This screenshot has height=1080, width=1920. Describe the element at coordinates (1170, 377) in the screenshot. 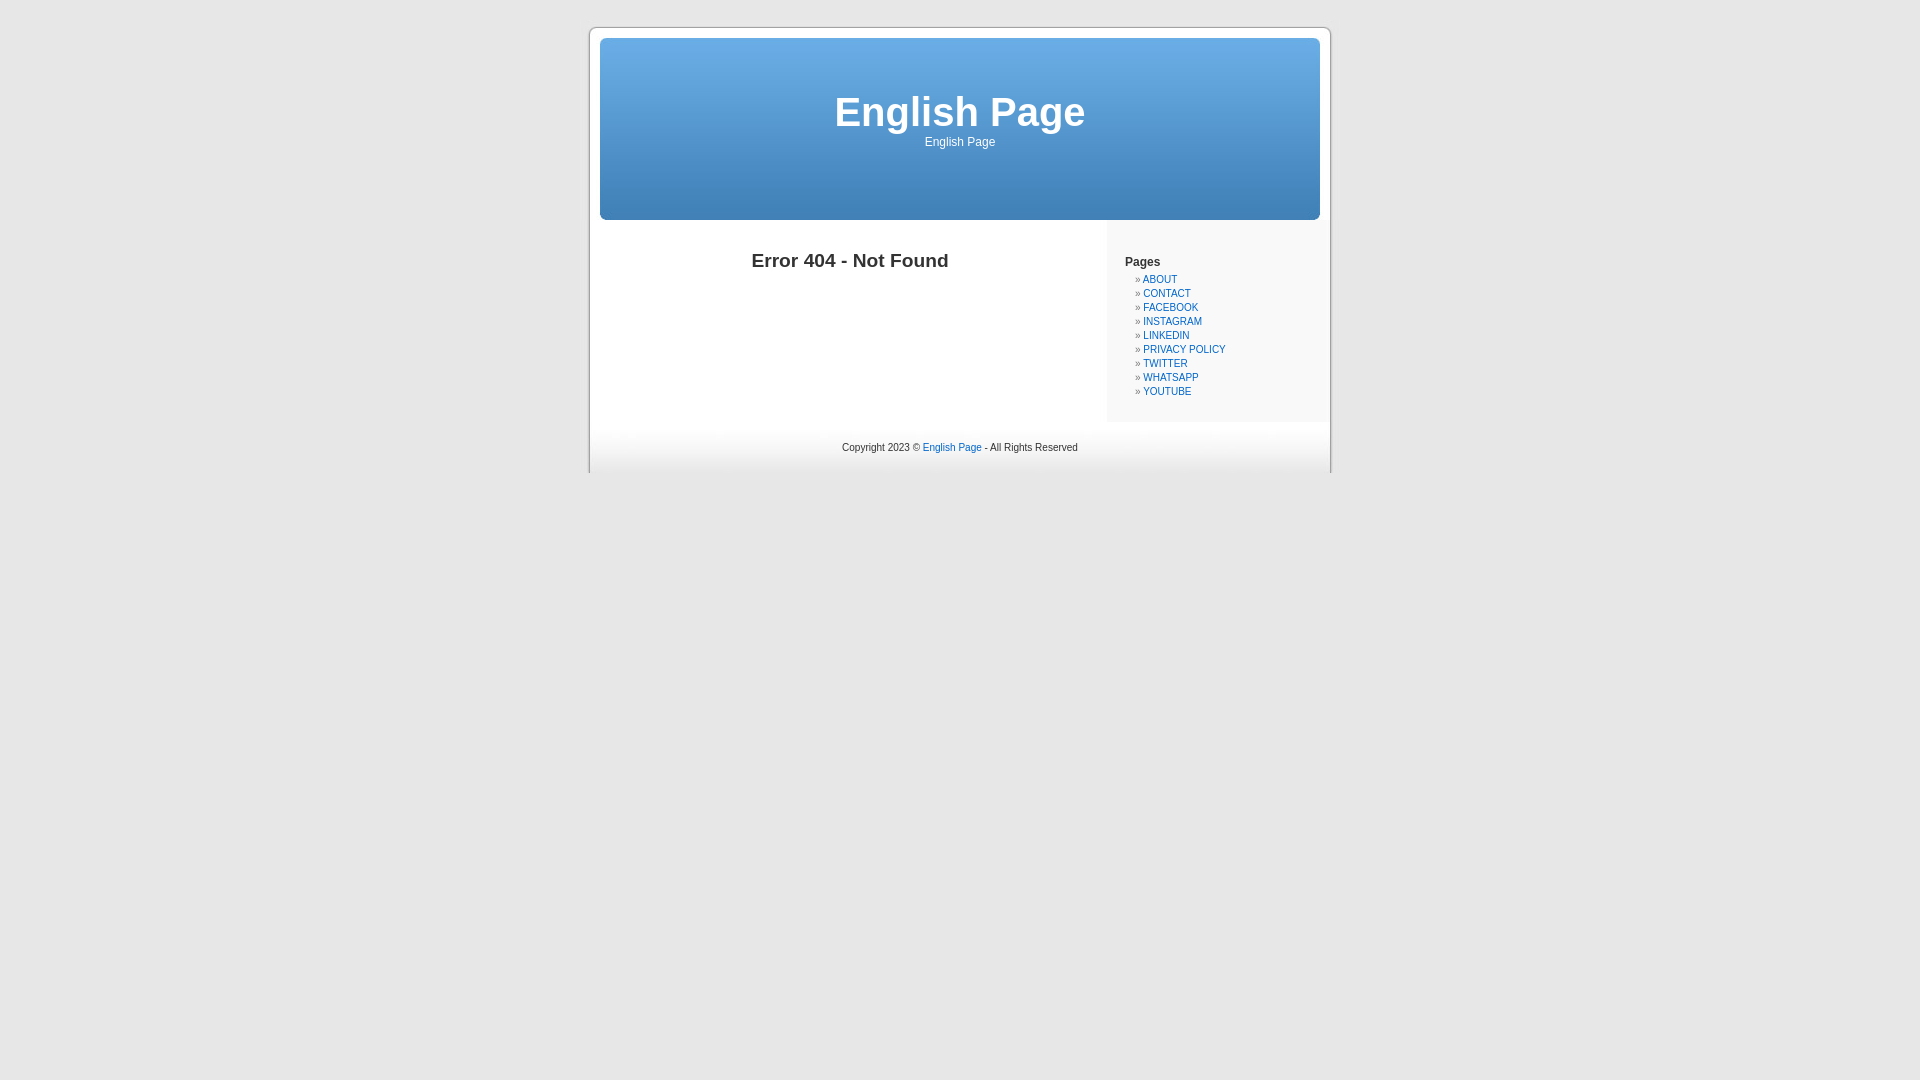

I see `'WHATSAPP'` at that location.